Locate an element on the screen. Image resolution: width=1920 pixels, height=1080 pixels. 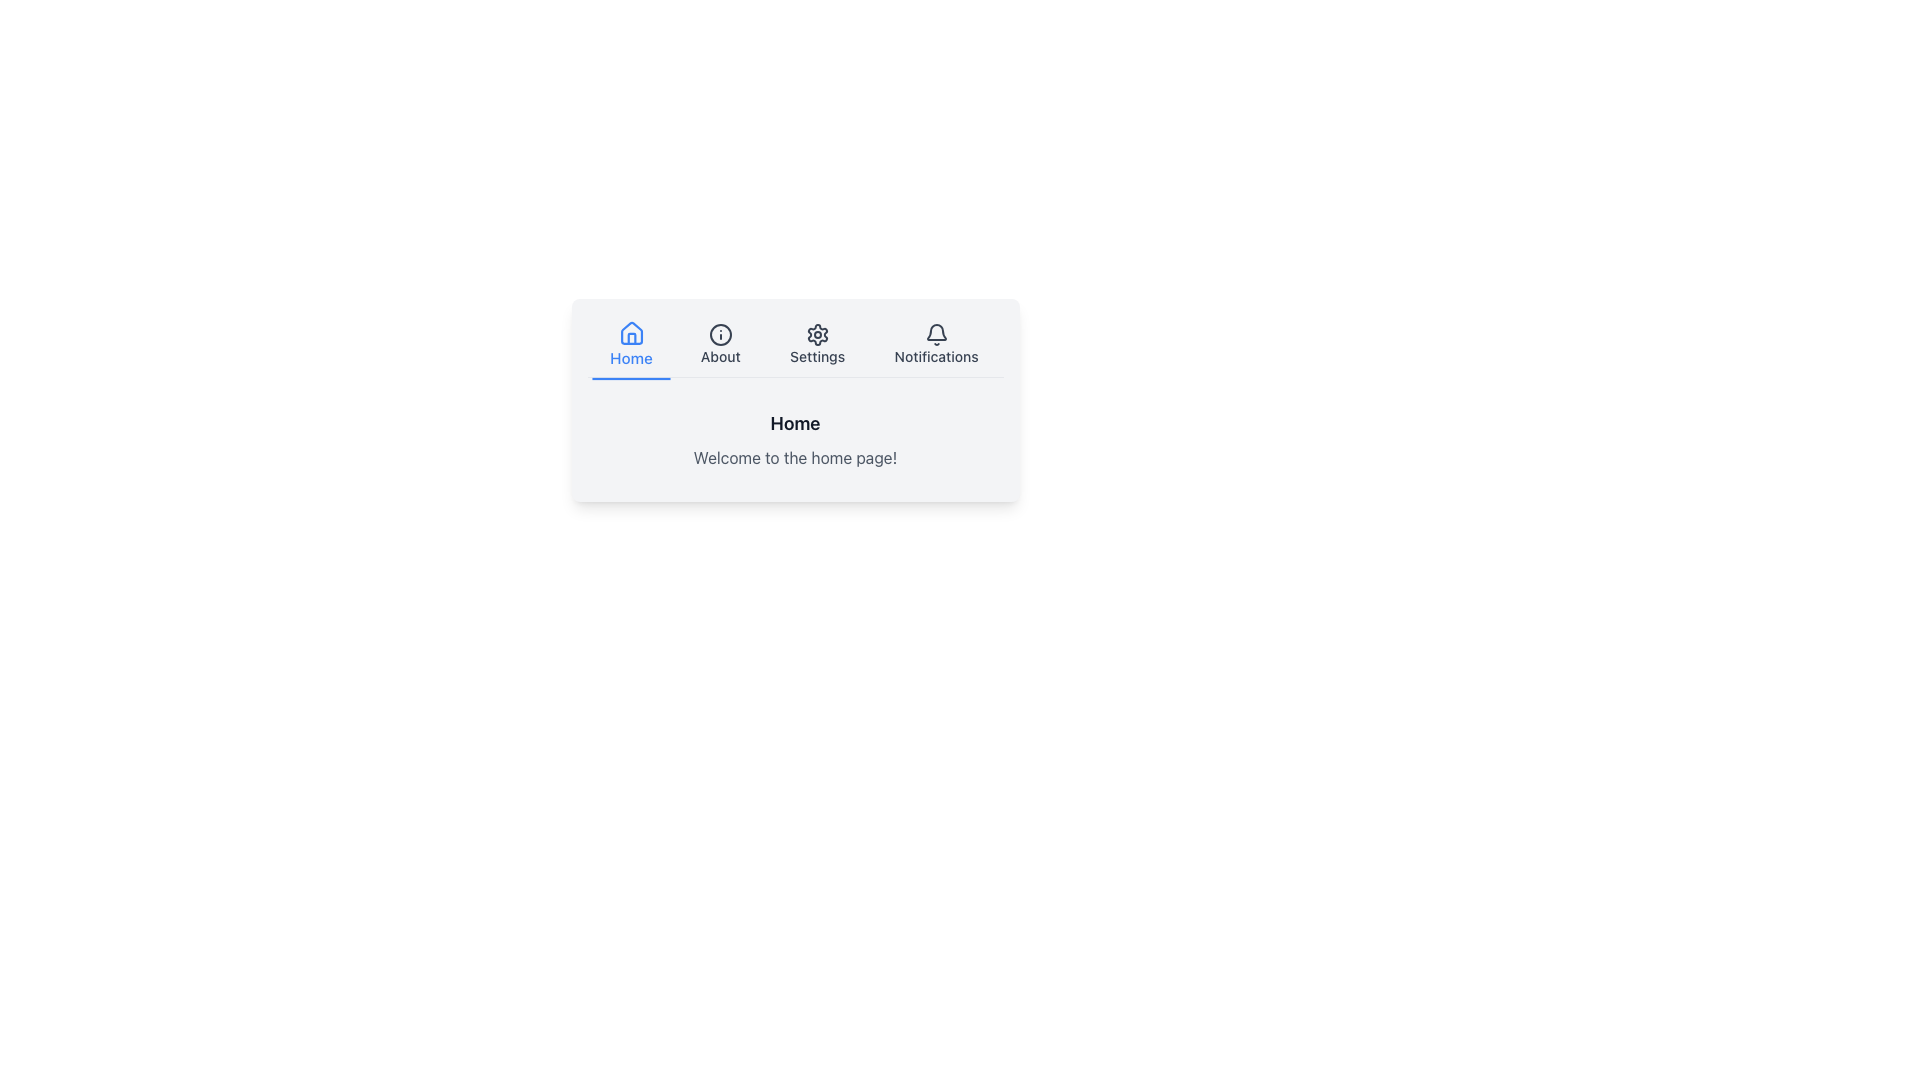
the settings icon, which is represented by a cogwheel shape and is located centrally among the four icons in the top section of the card interface is located at coordinates (817, 334).